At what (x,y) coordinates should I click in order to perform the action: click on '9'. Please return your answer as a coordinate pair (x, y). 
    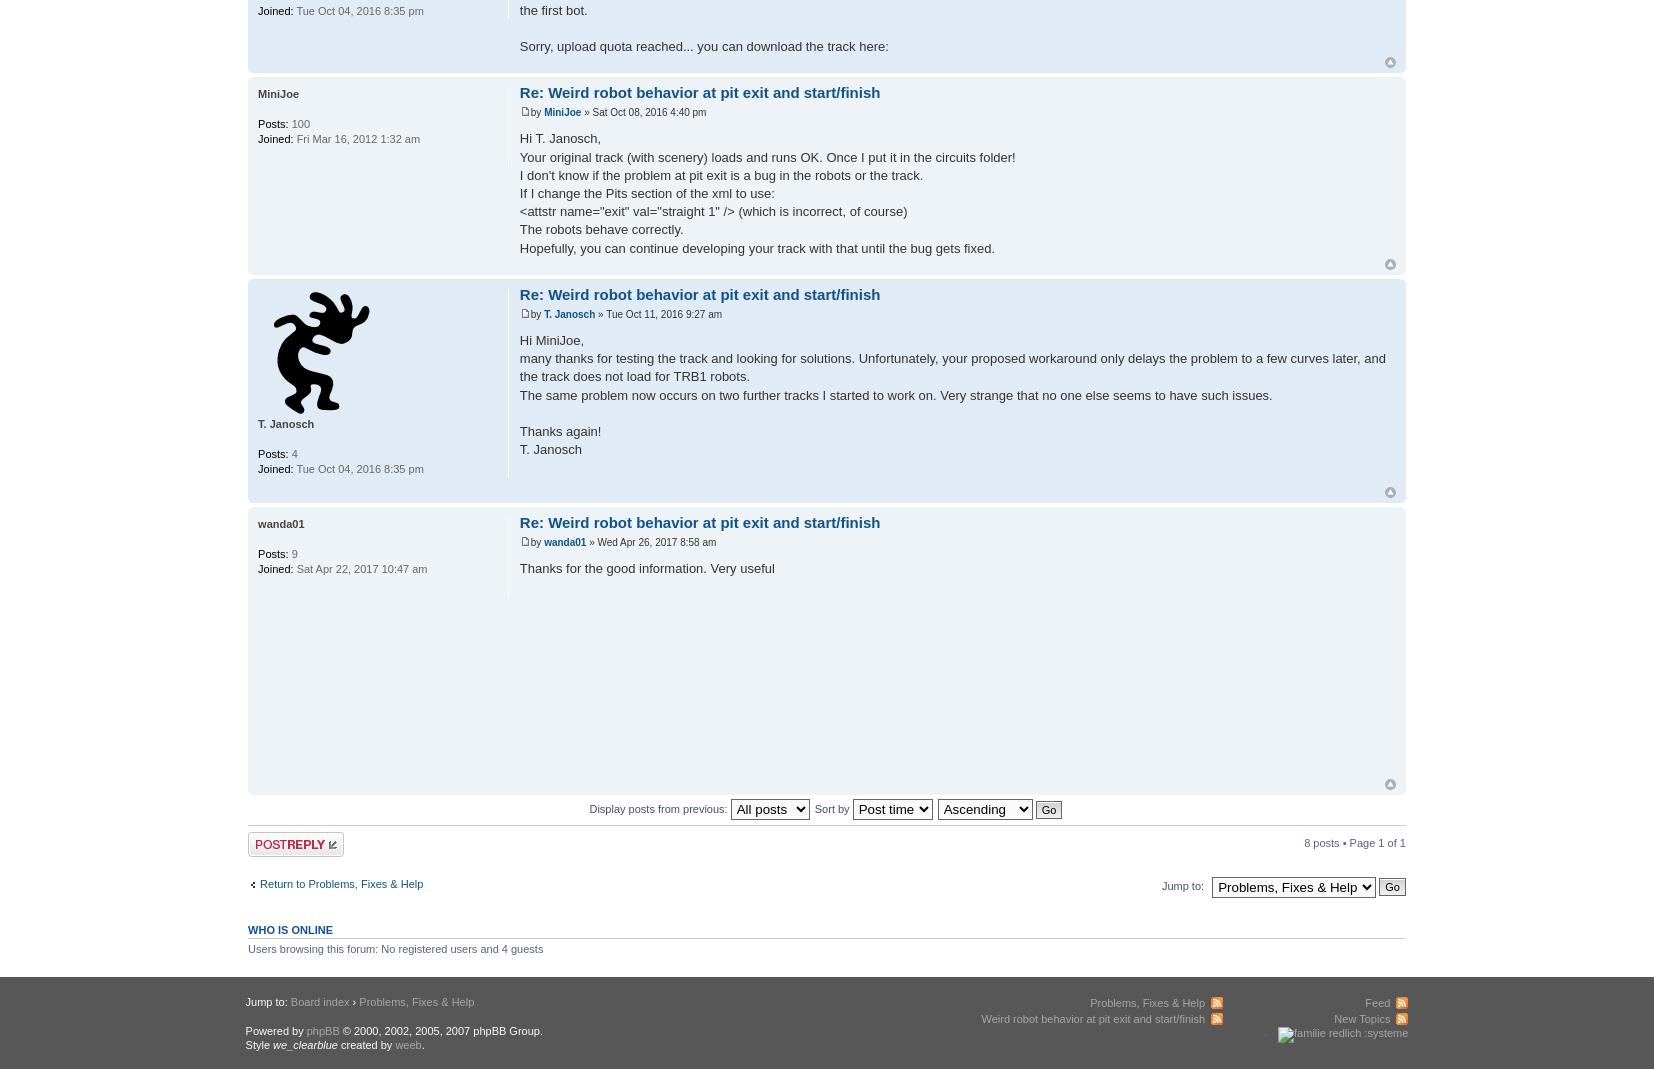
    Looking at the image, I should click on (291, 552).